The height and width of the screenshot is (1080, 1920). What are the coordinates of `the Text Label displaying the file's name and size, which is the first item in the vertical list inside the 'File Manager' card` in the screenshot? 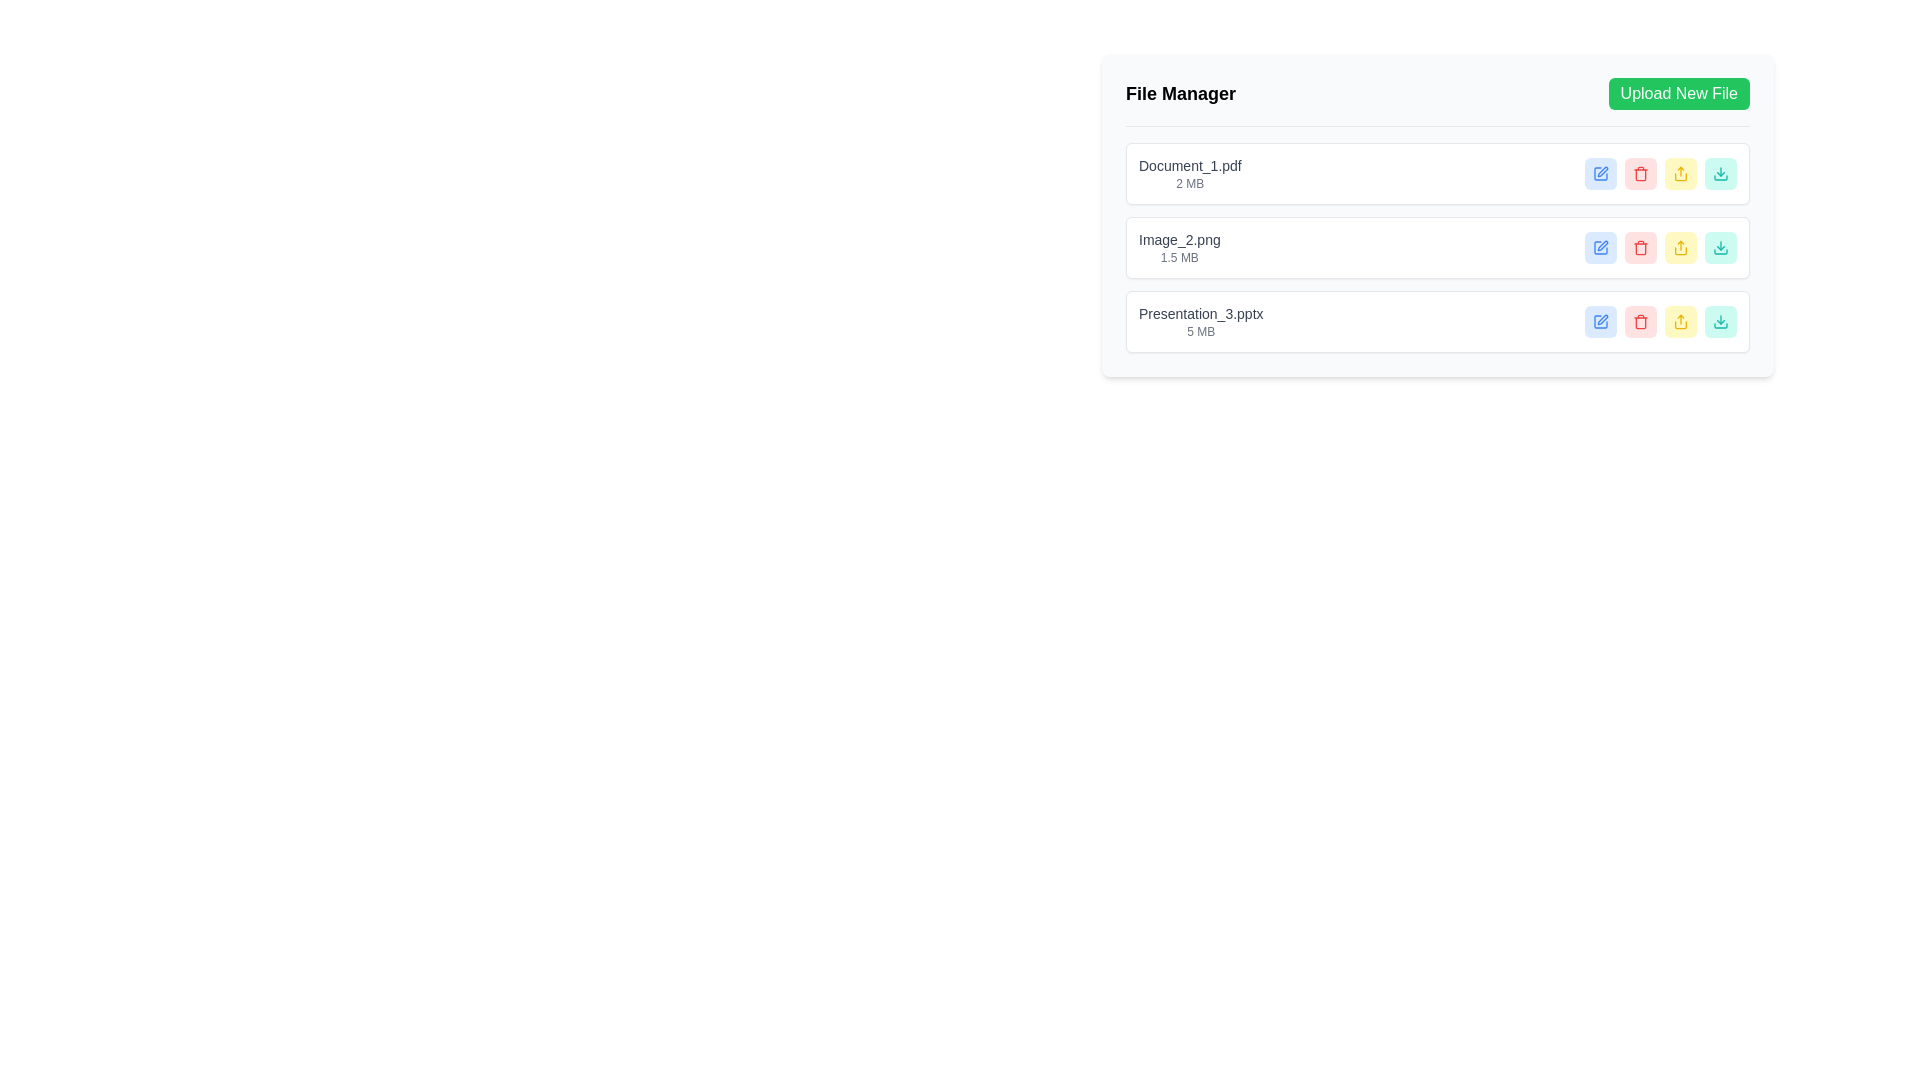 It's located at (1190, 172).